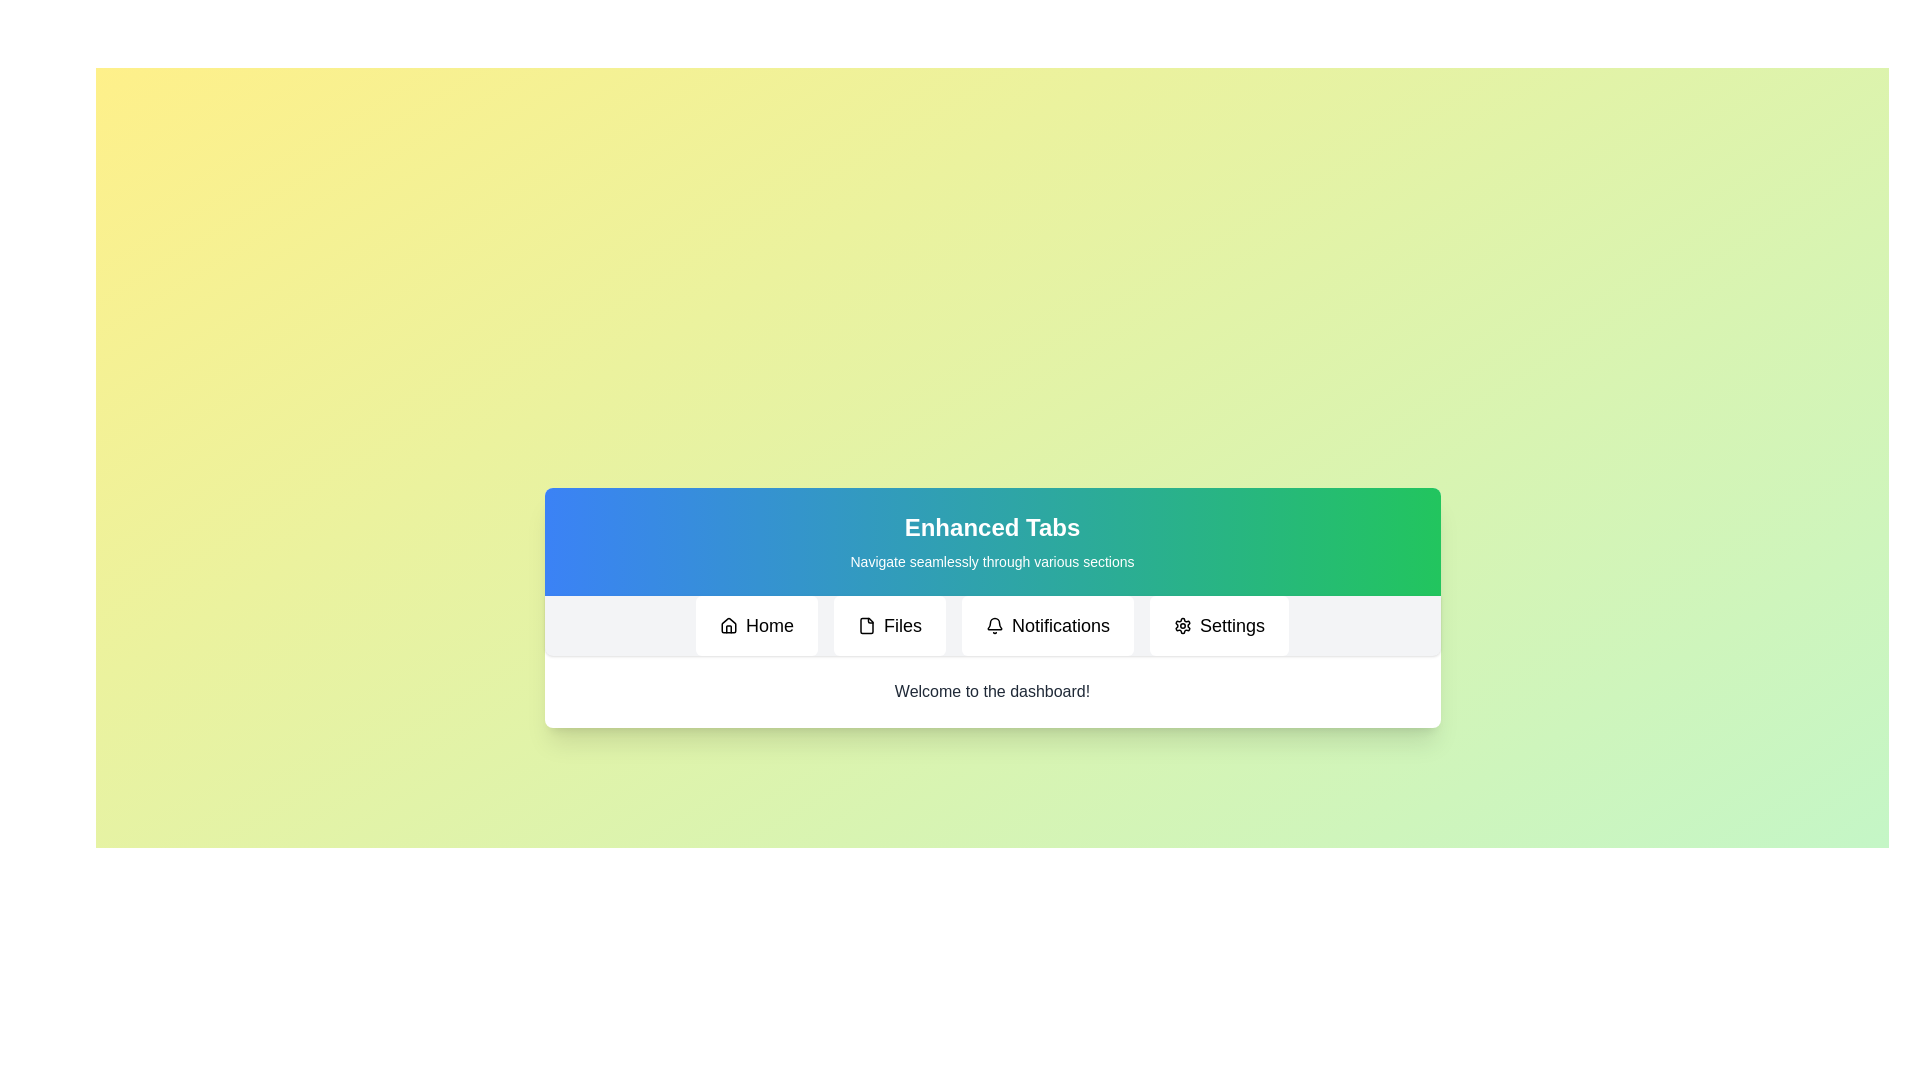  What do you see at coordinates (728, 624) in the screenshot?
I see `the 'Home' icon located in the top-left corner of the navigation bar` at bounding box center [728, 624].